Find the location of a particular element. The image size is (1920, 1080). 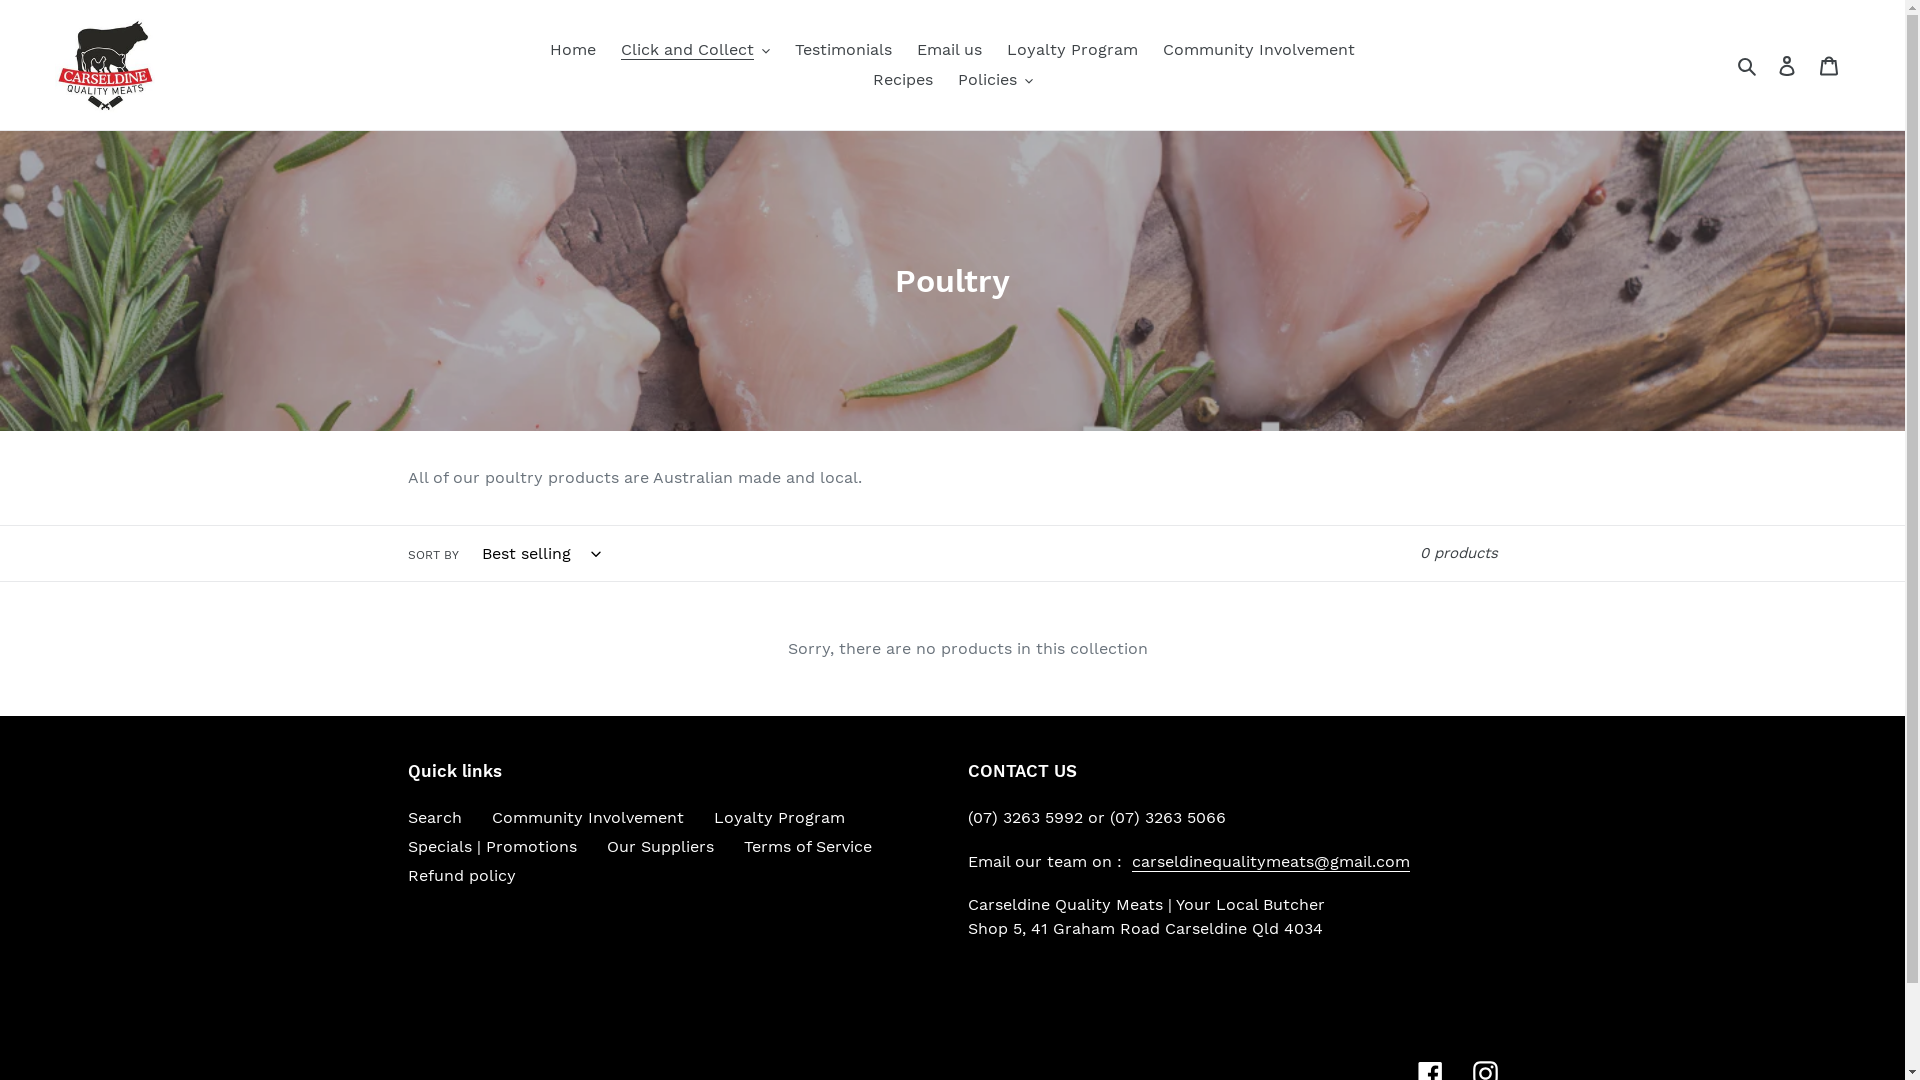

'Specials | Promotions' is located at coordinates (492, 846).